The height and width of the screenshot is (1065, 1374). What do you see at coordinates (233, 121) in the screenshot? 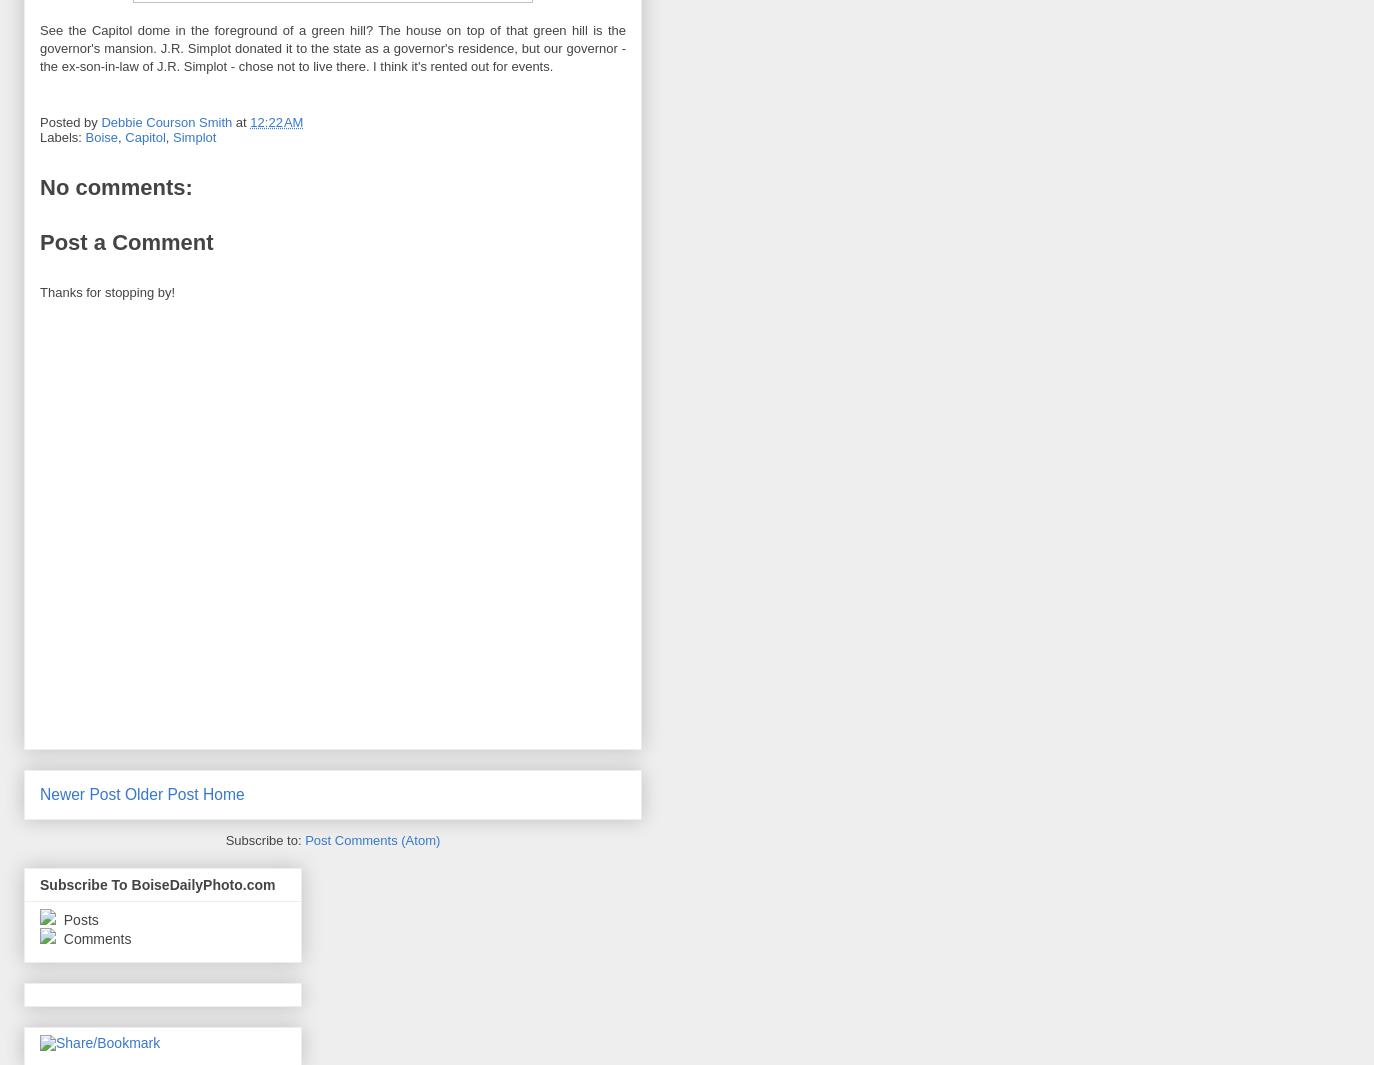
I see `'at'` at bounding box center [233, 121].